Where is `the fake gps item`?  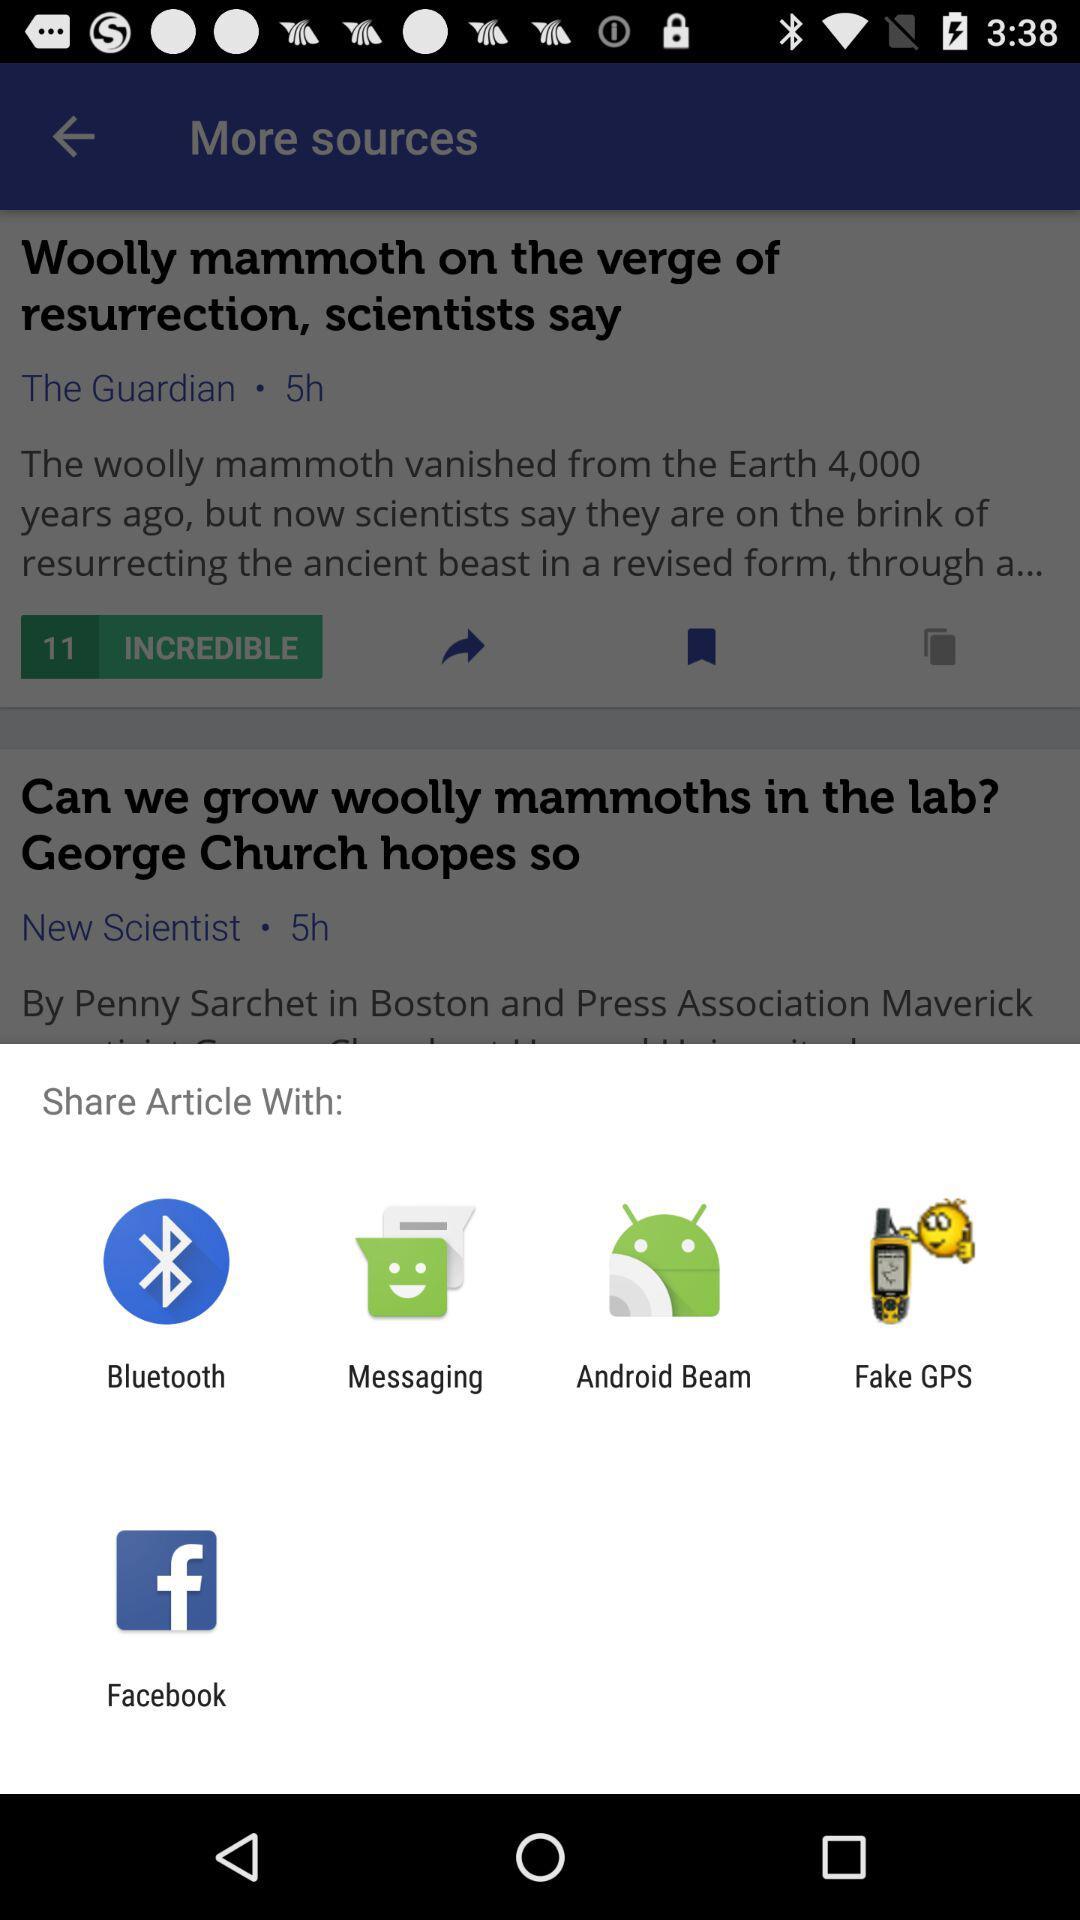
the fake gps item is located at coordinates (913, 1392).